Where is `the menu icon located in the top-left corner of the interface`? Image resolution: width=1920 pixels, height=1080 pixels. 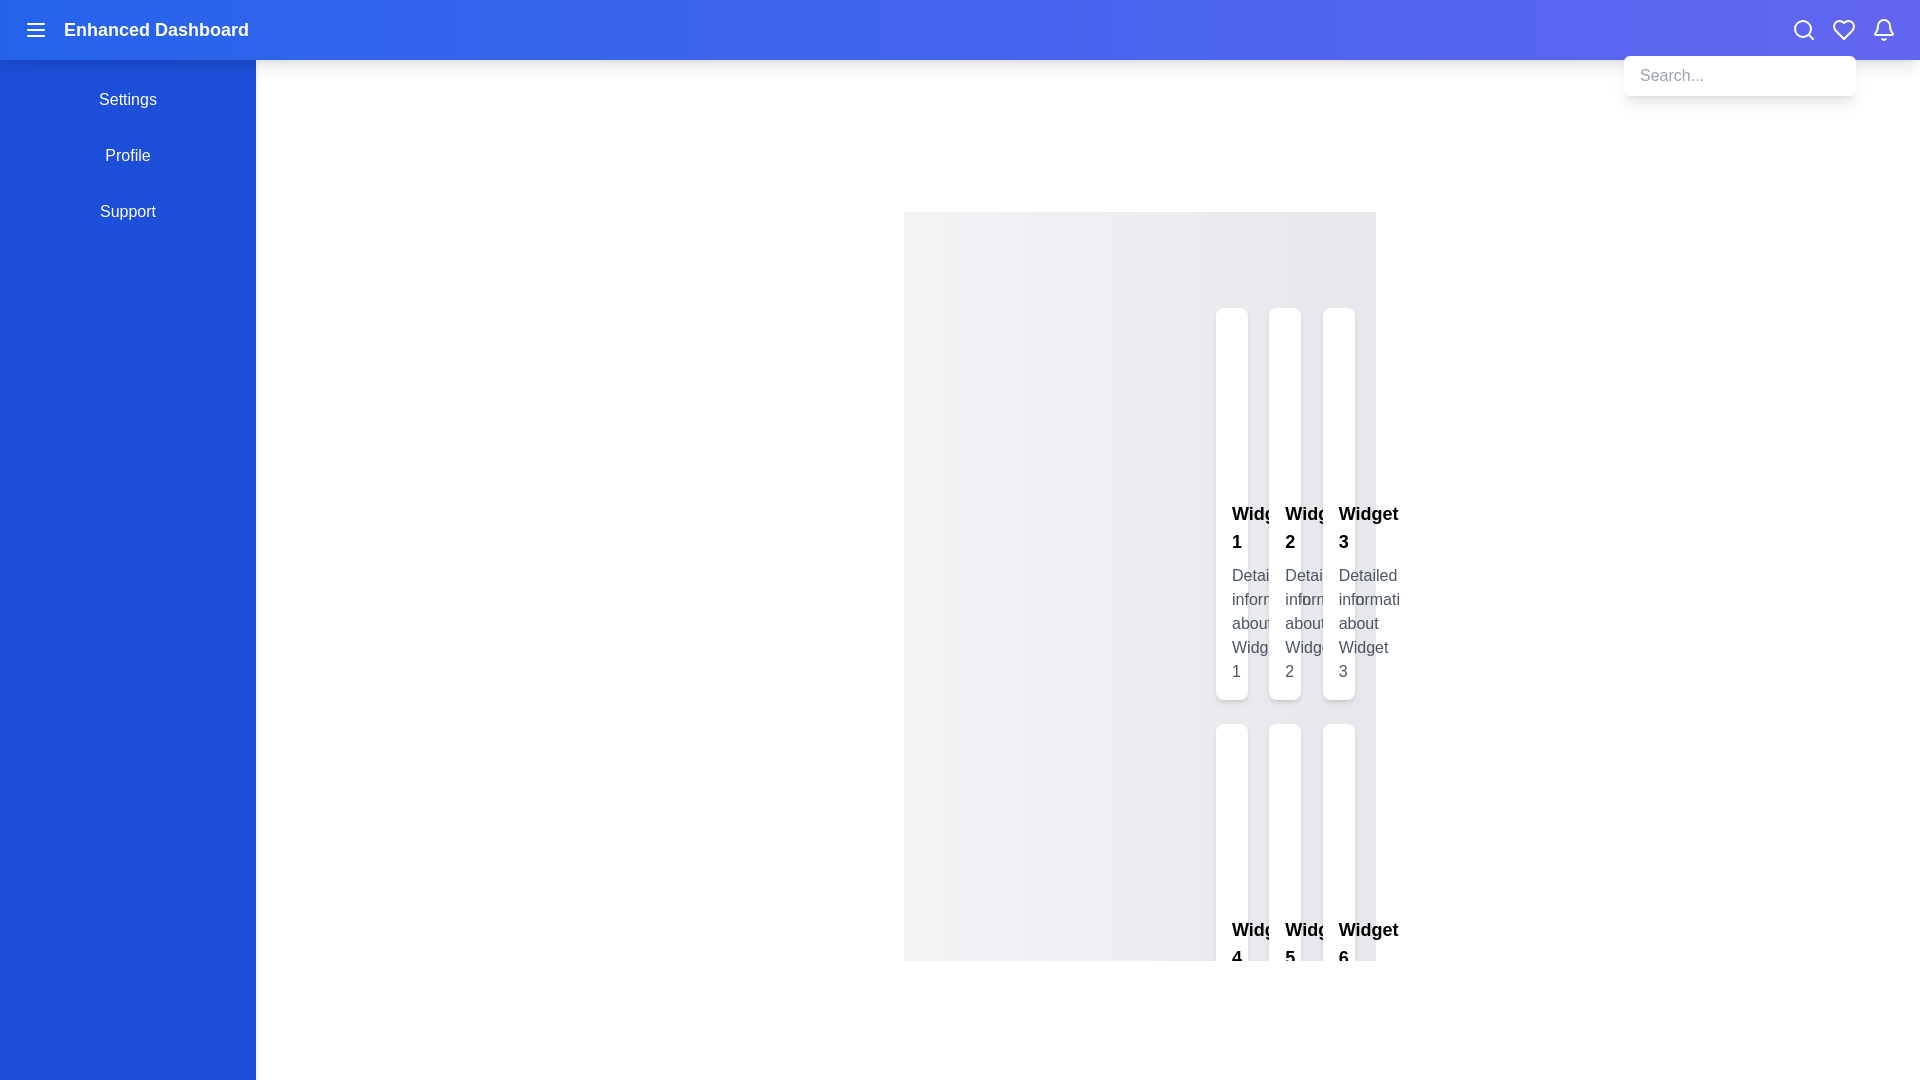
the menu icon located in the top-left corner of the interface is located at coordinates (35, 30).